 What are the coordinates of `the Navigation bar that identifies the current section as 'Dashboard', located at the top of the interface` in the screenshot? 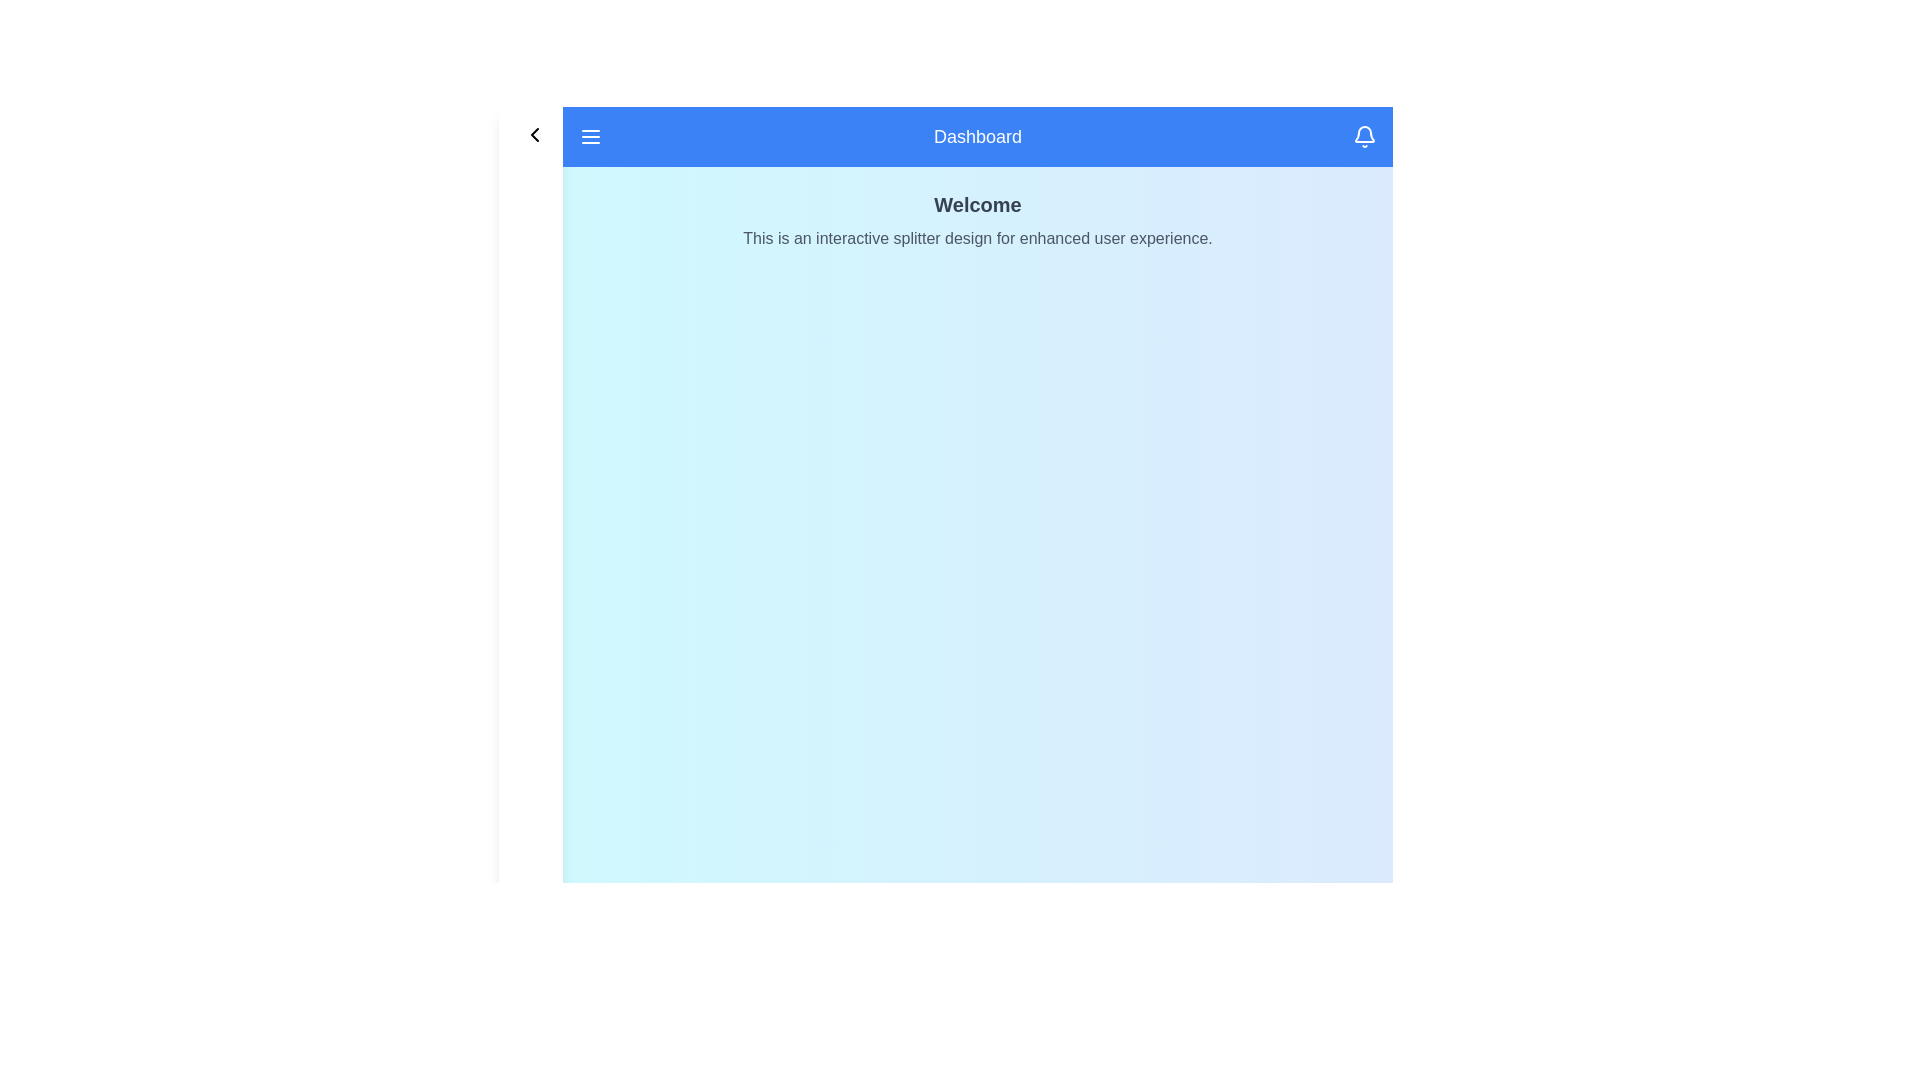 It's located at (978, 136).